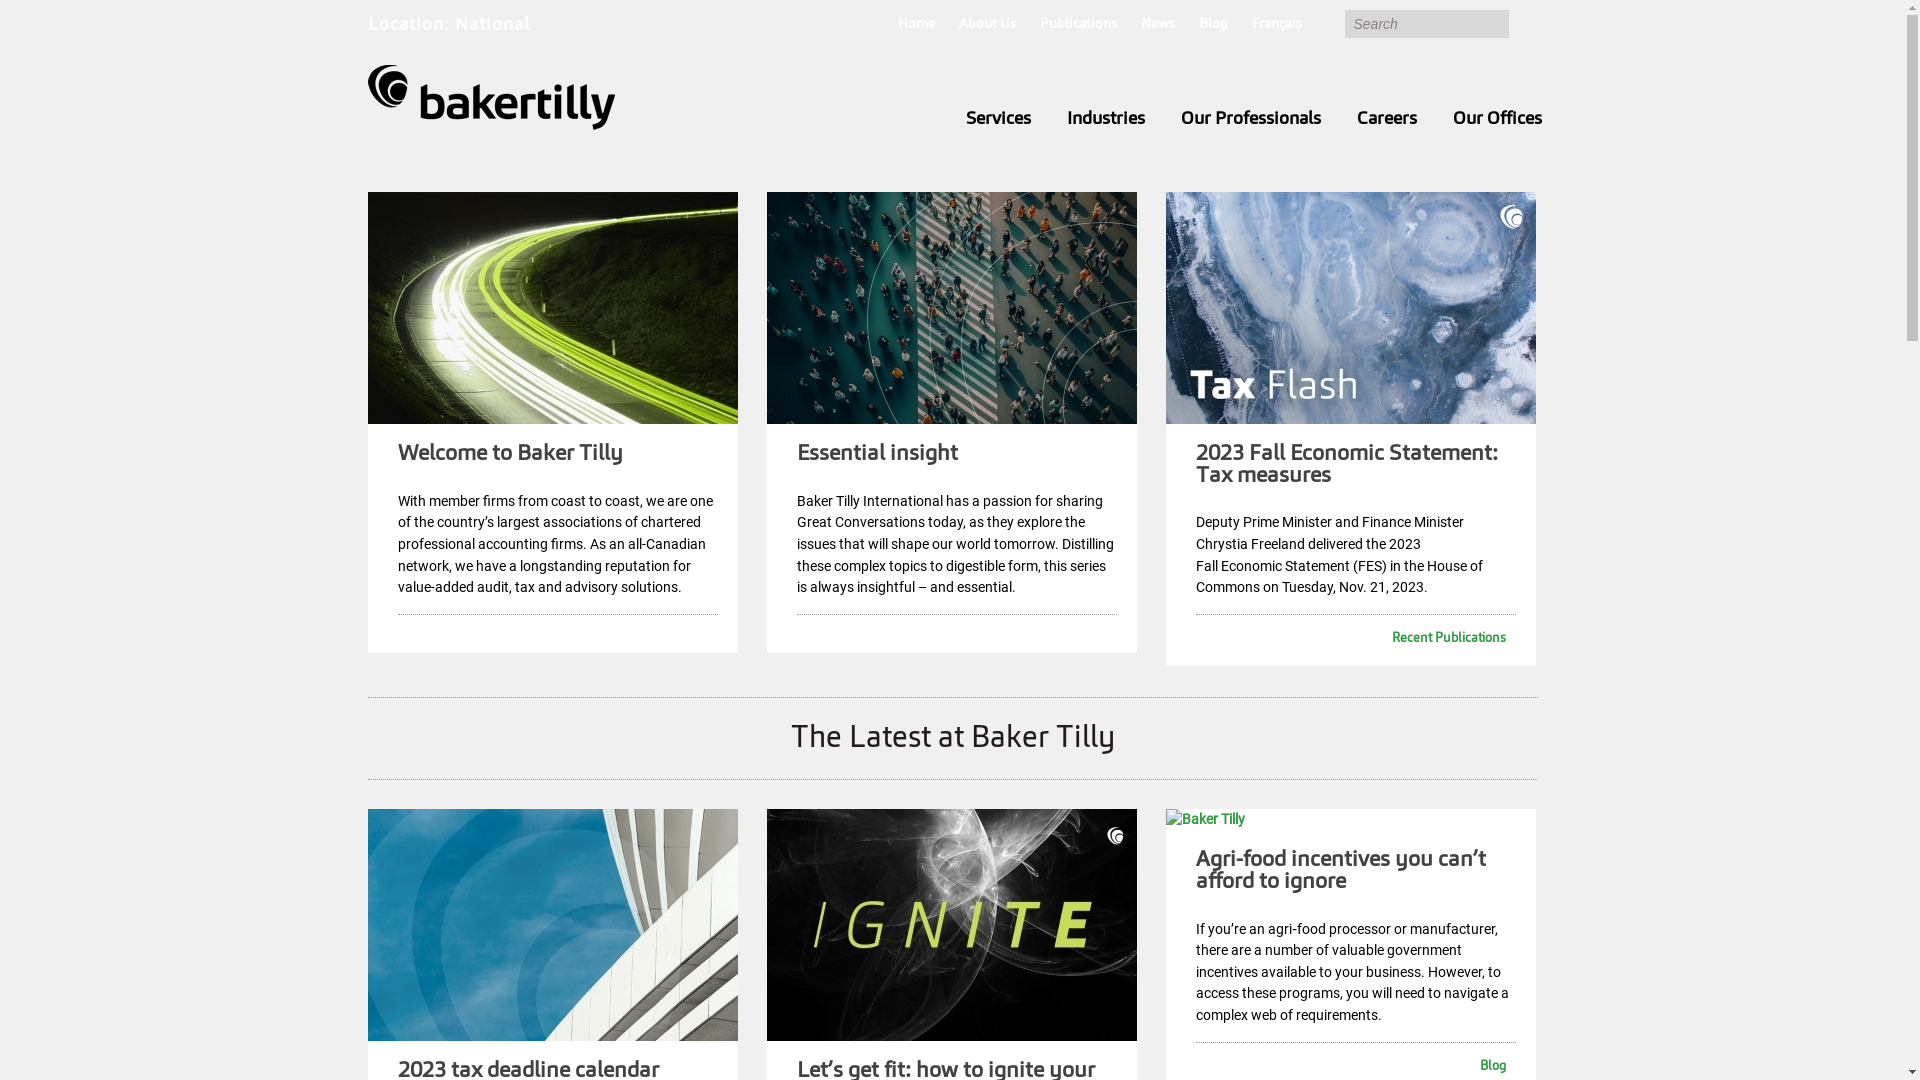  I want to click on 'submit', so click(1521, 23).